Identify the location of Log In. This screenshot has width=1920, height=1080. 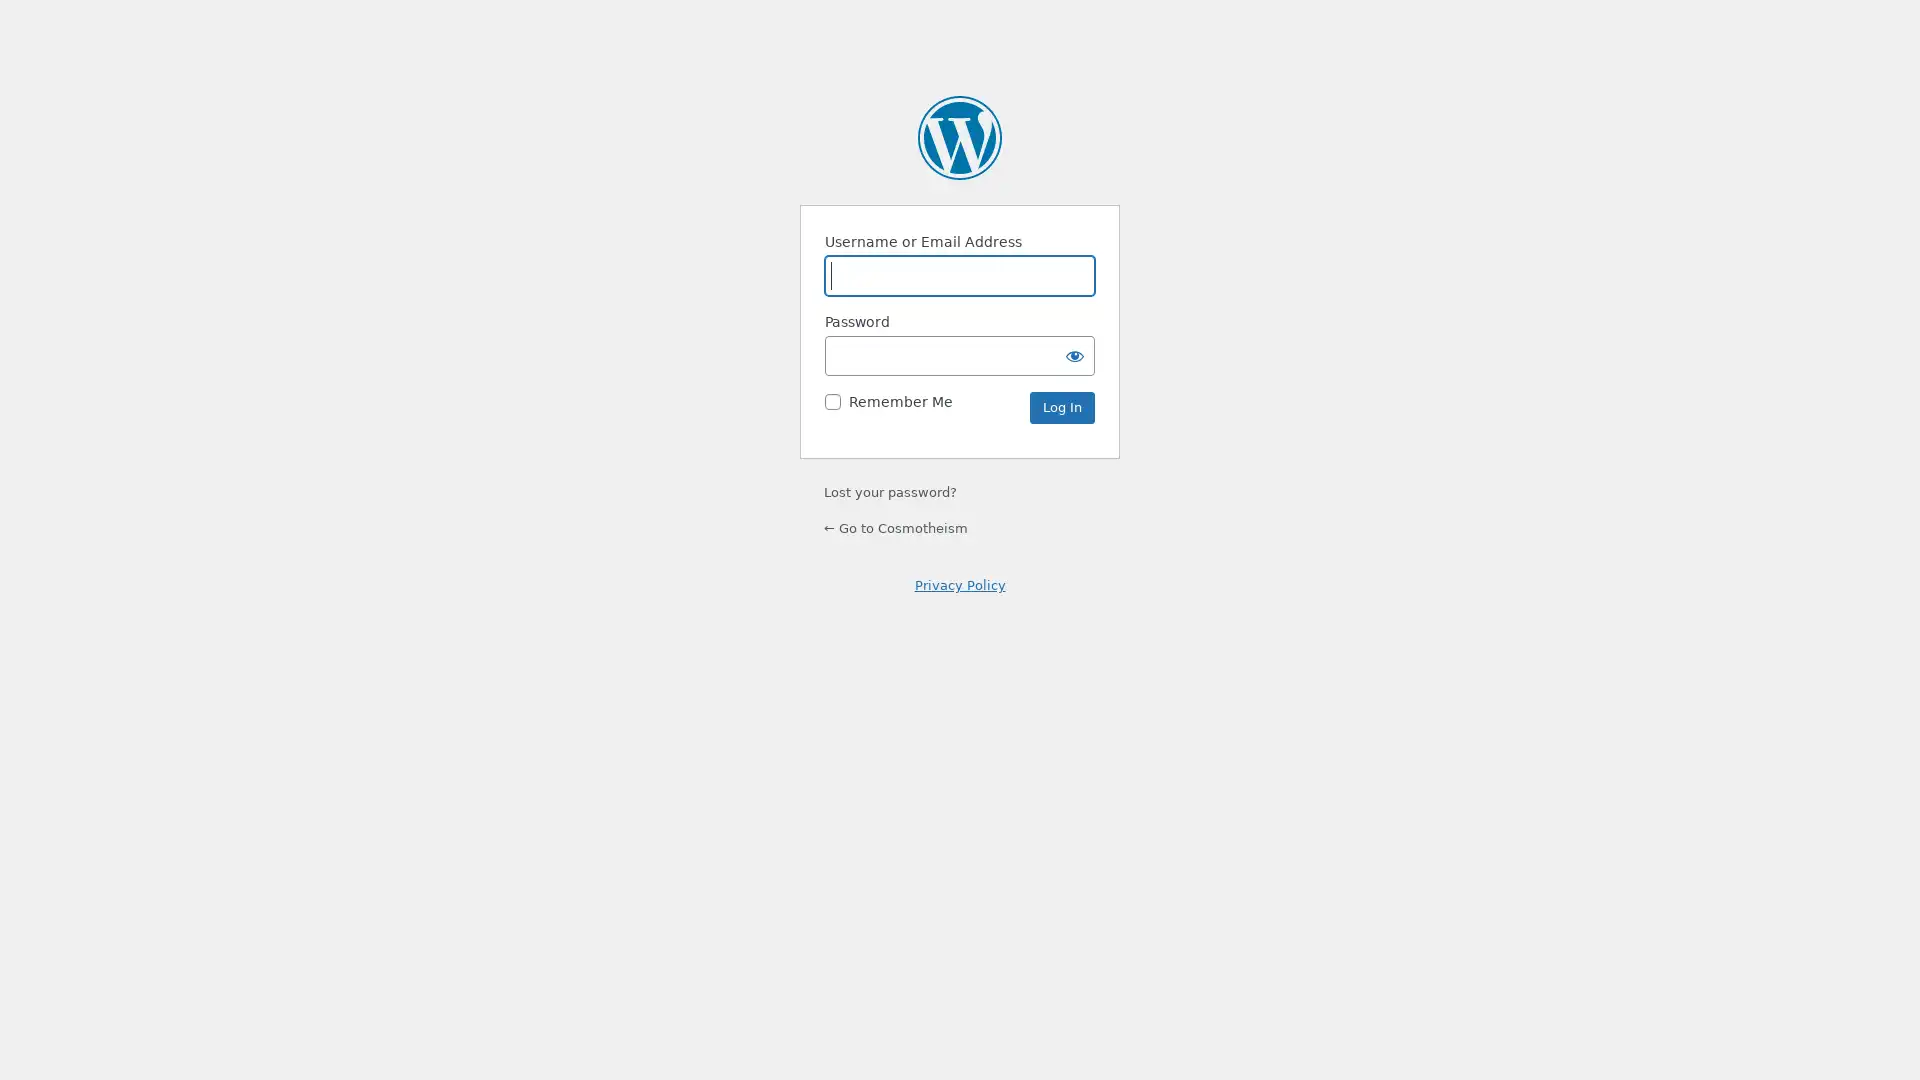
(1061, 407).